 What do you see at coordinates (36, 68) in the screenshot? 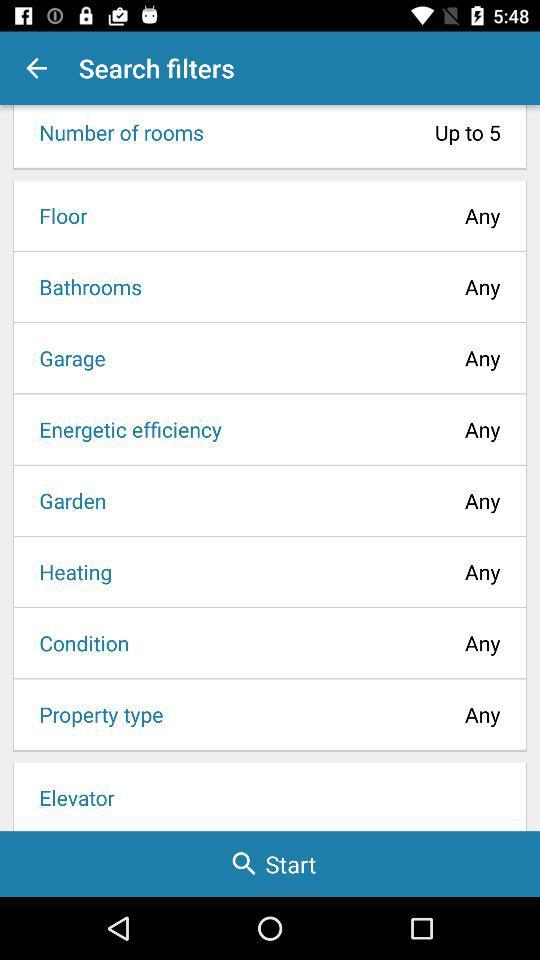
I see `icon above the number of rooms icon` at bounding box center [36, 68].